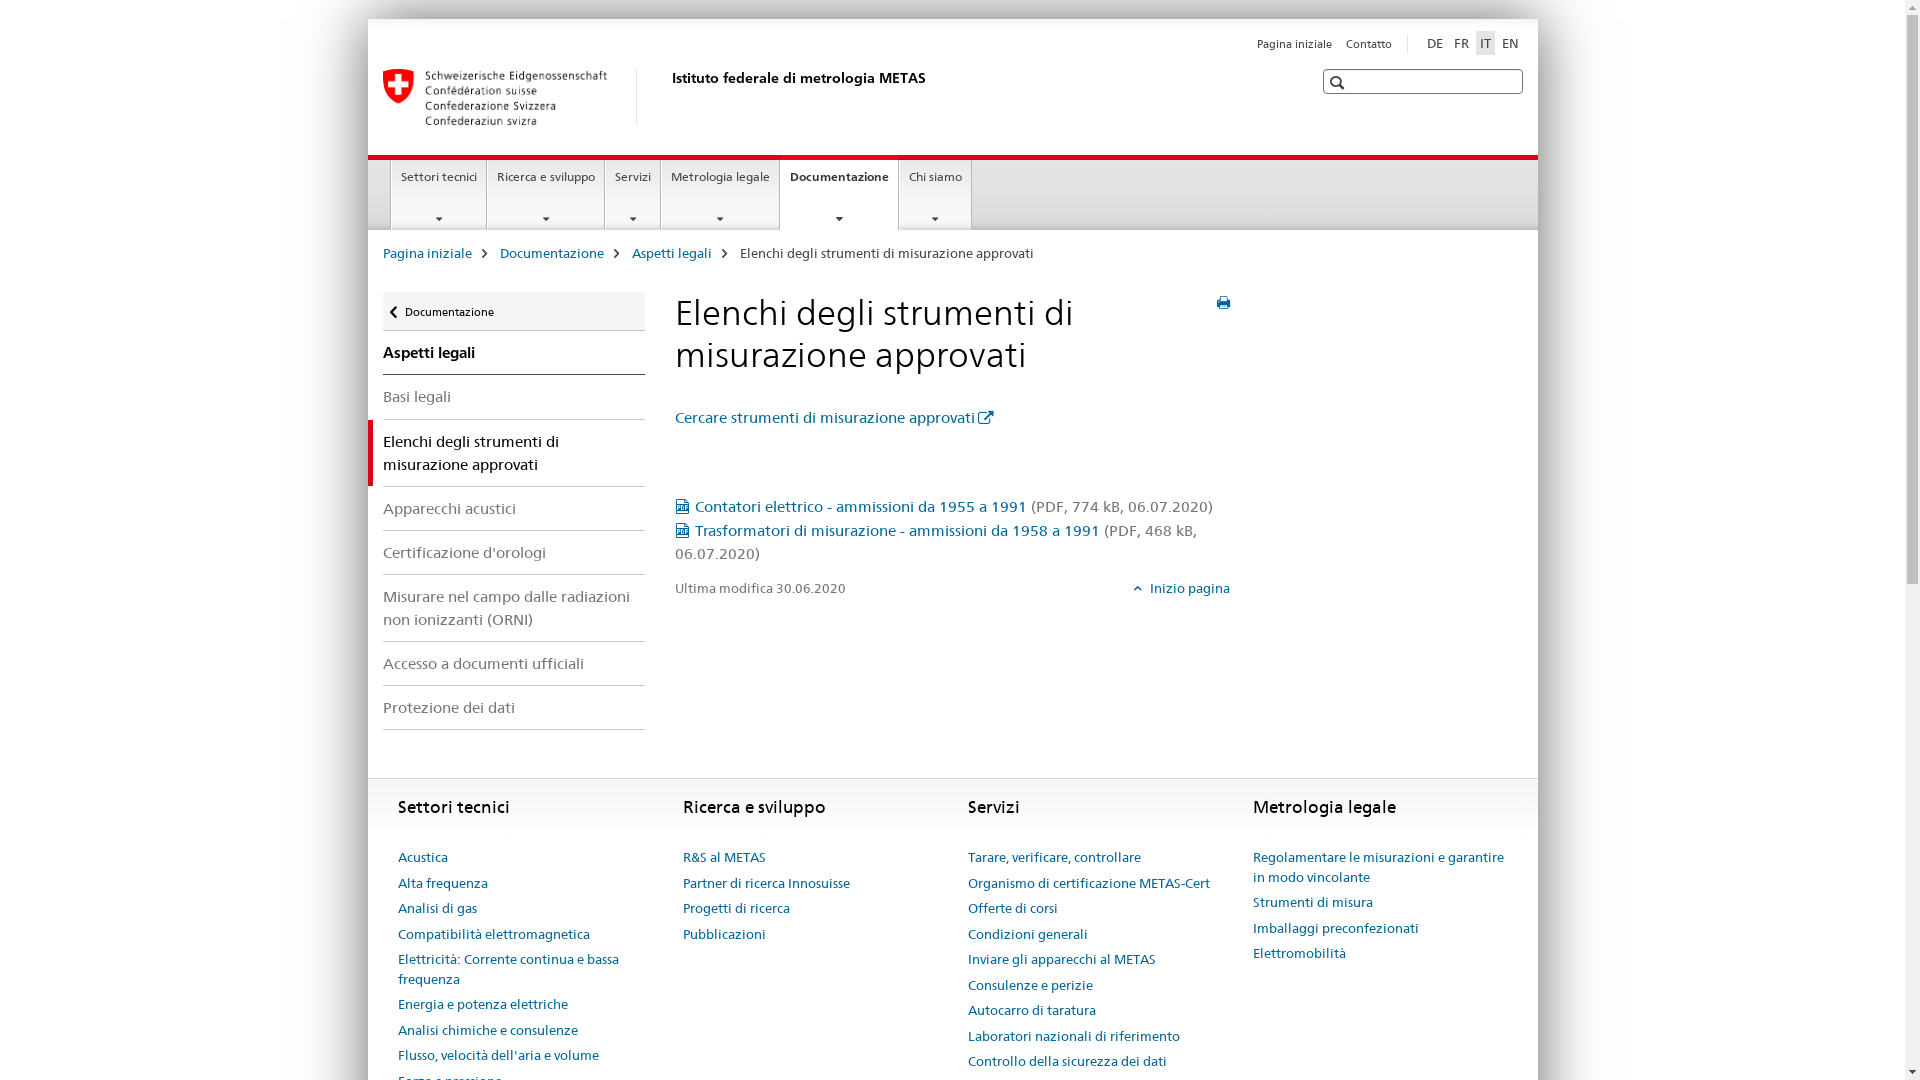 The width and height of the screenshot is (1920, 1080). I want to click on 'Analisi chimiche e consulenze', so click(488, 1030).